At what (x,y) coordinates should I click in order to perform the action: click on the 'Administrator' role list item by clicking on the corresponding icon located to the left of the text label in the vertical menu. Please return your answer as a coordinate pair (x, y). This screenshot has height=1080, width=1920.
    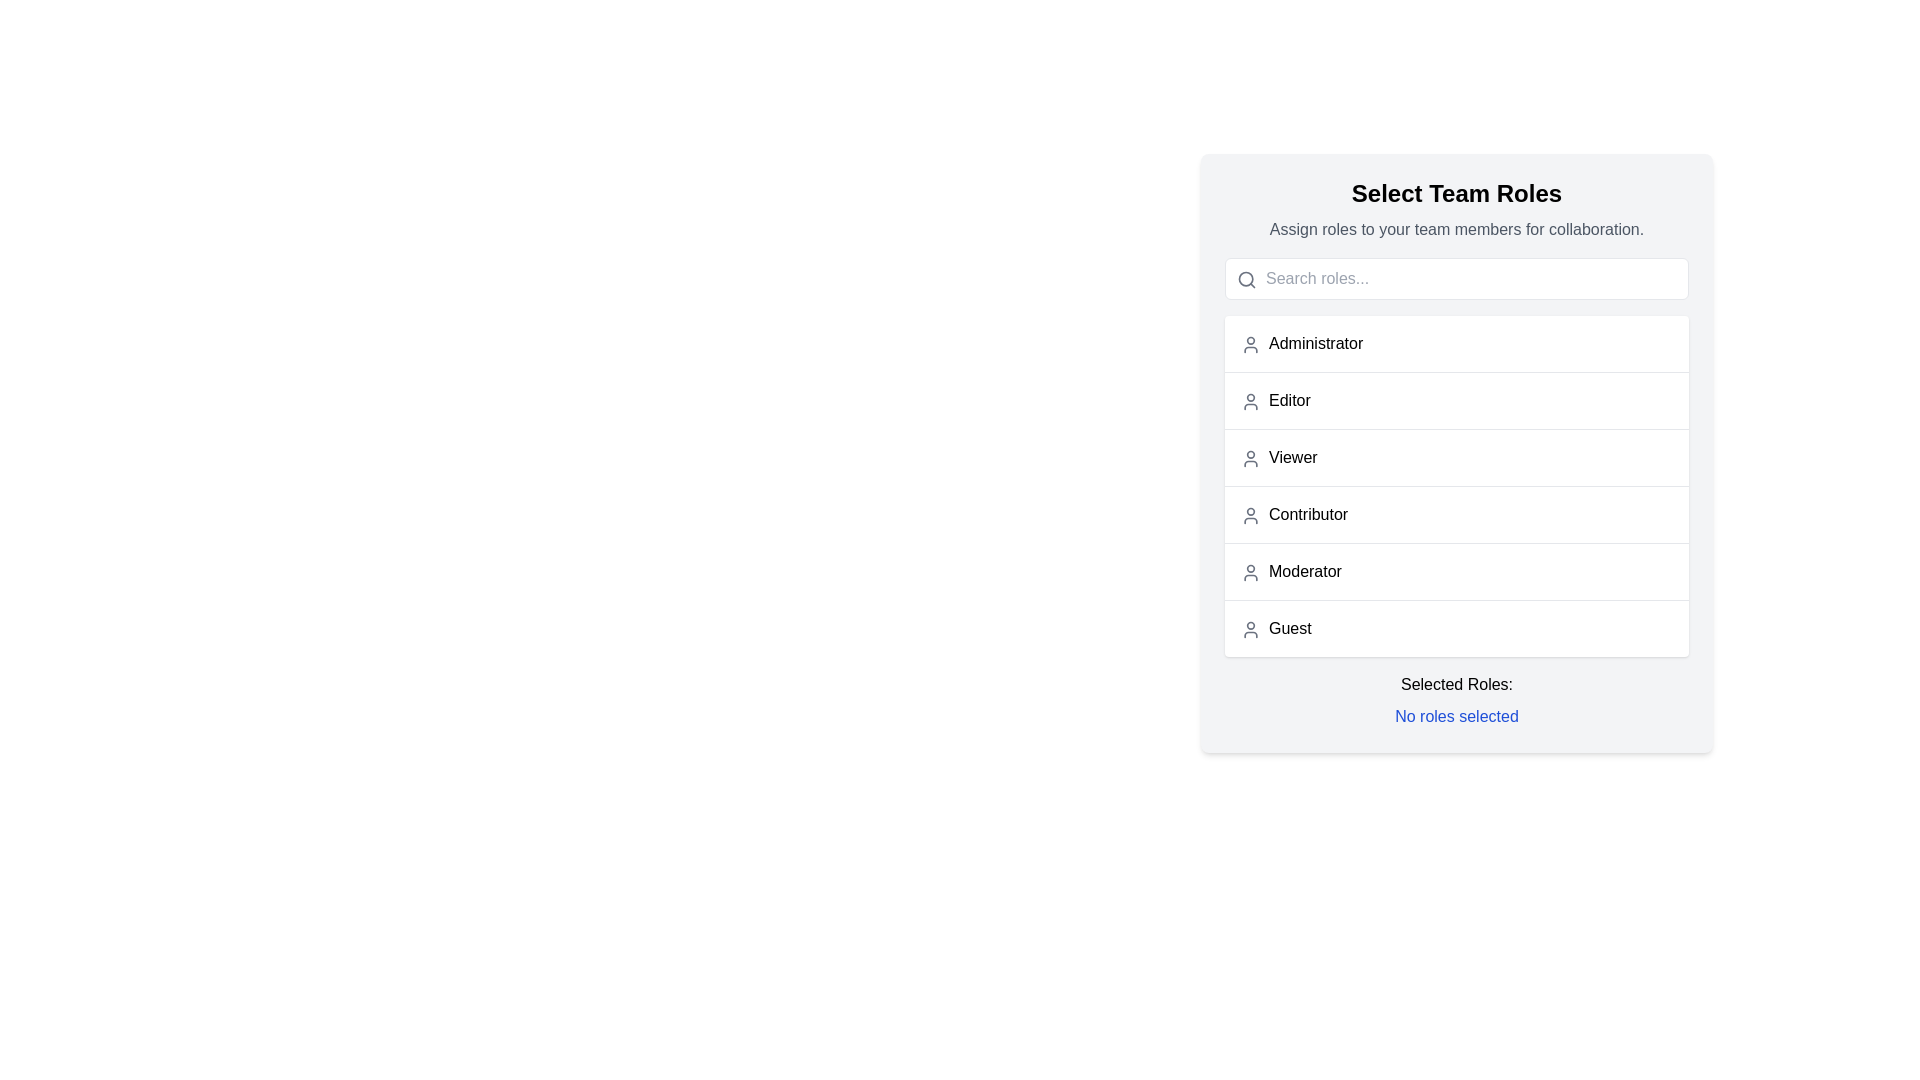
    Looking at the image, I should click on (1250, 342).